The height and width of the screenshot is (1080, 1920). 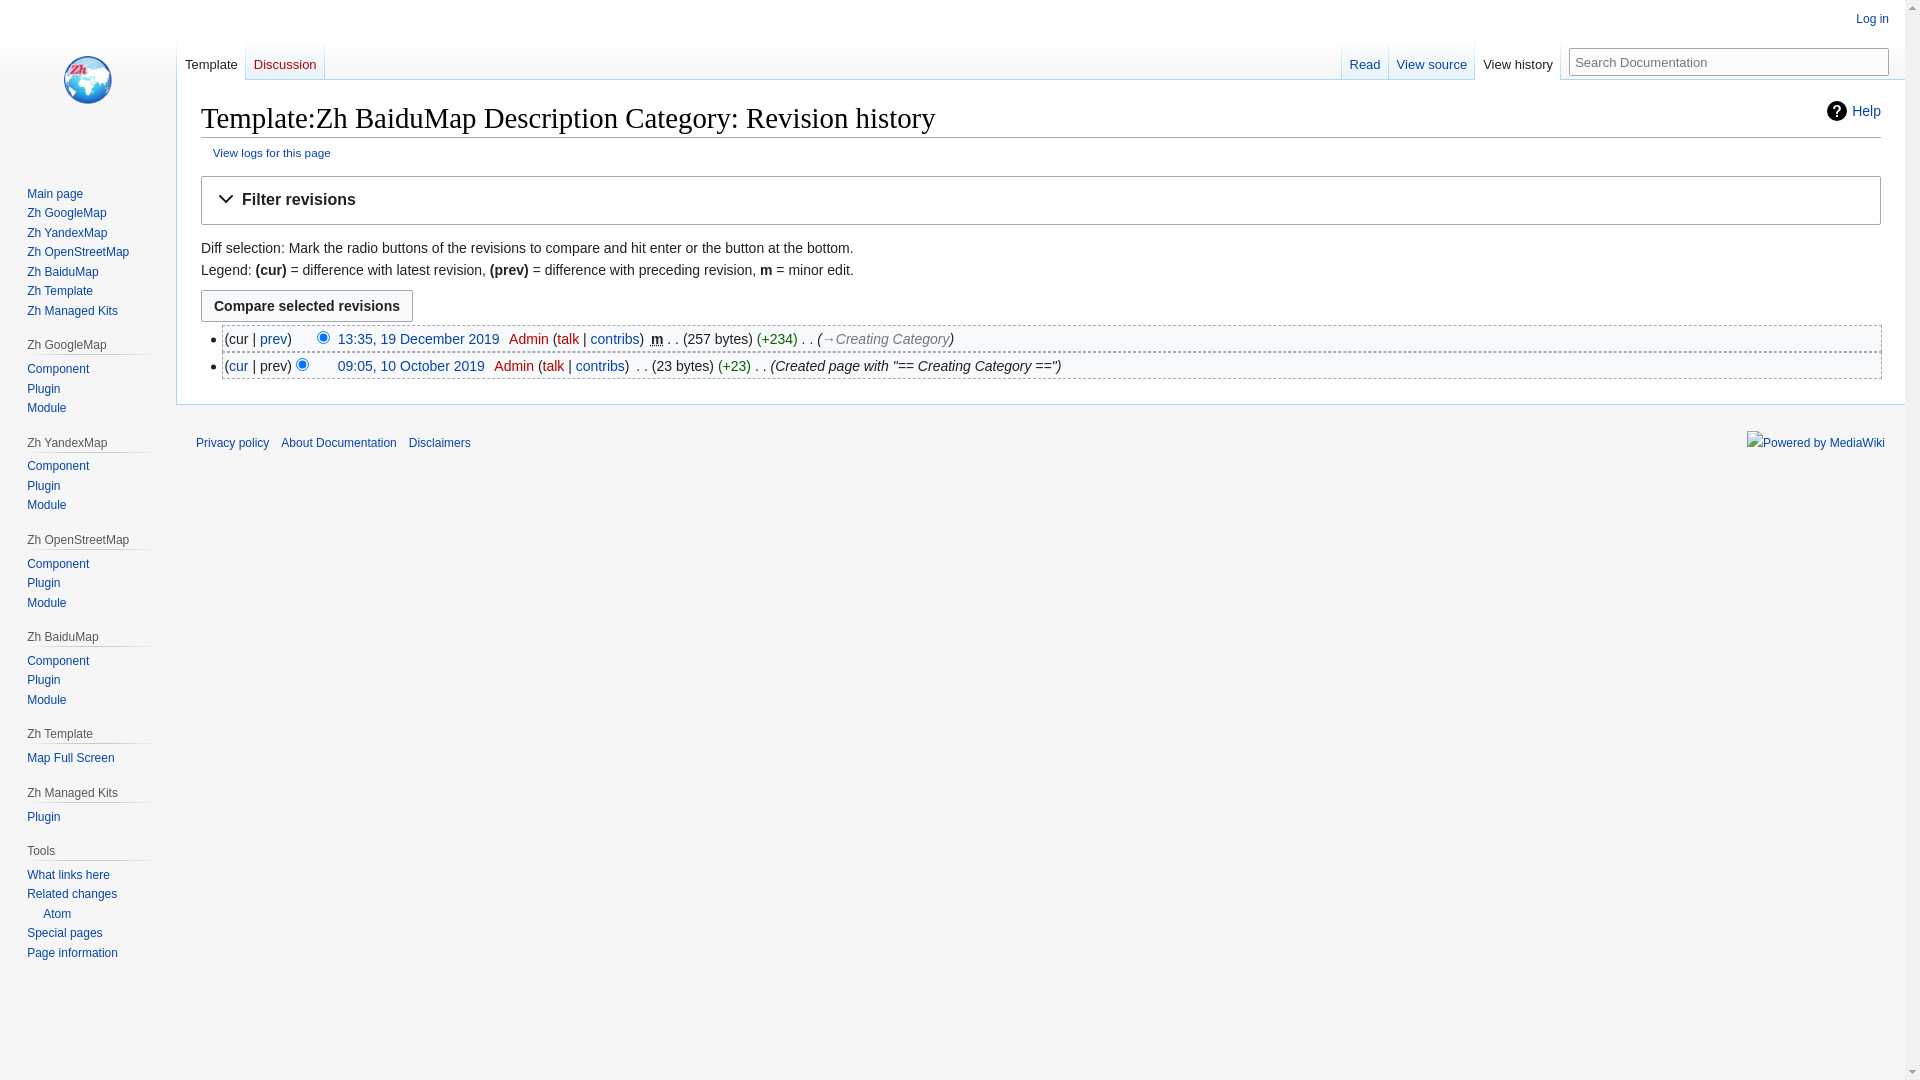 I want to click on 'Discussion', so click(x=284, y=59).